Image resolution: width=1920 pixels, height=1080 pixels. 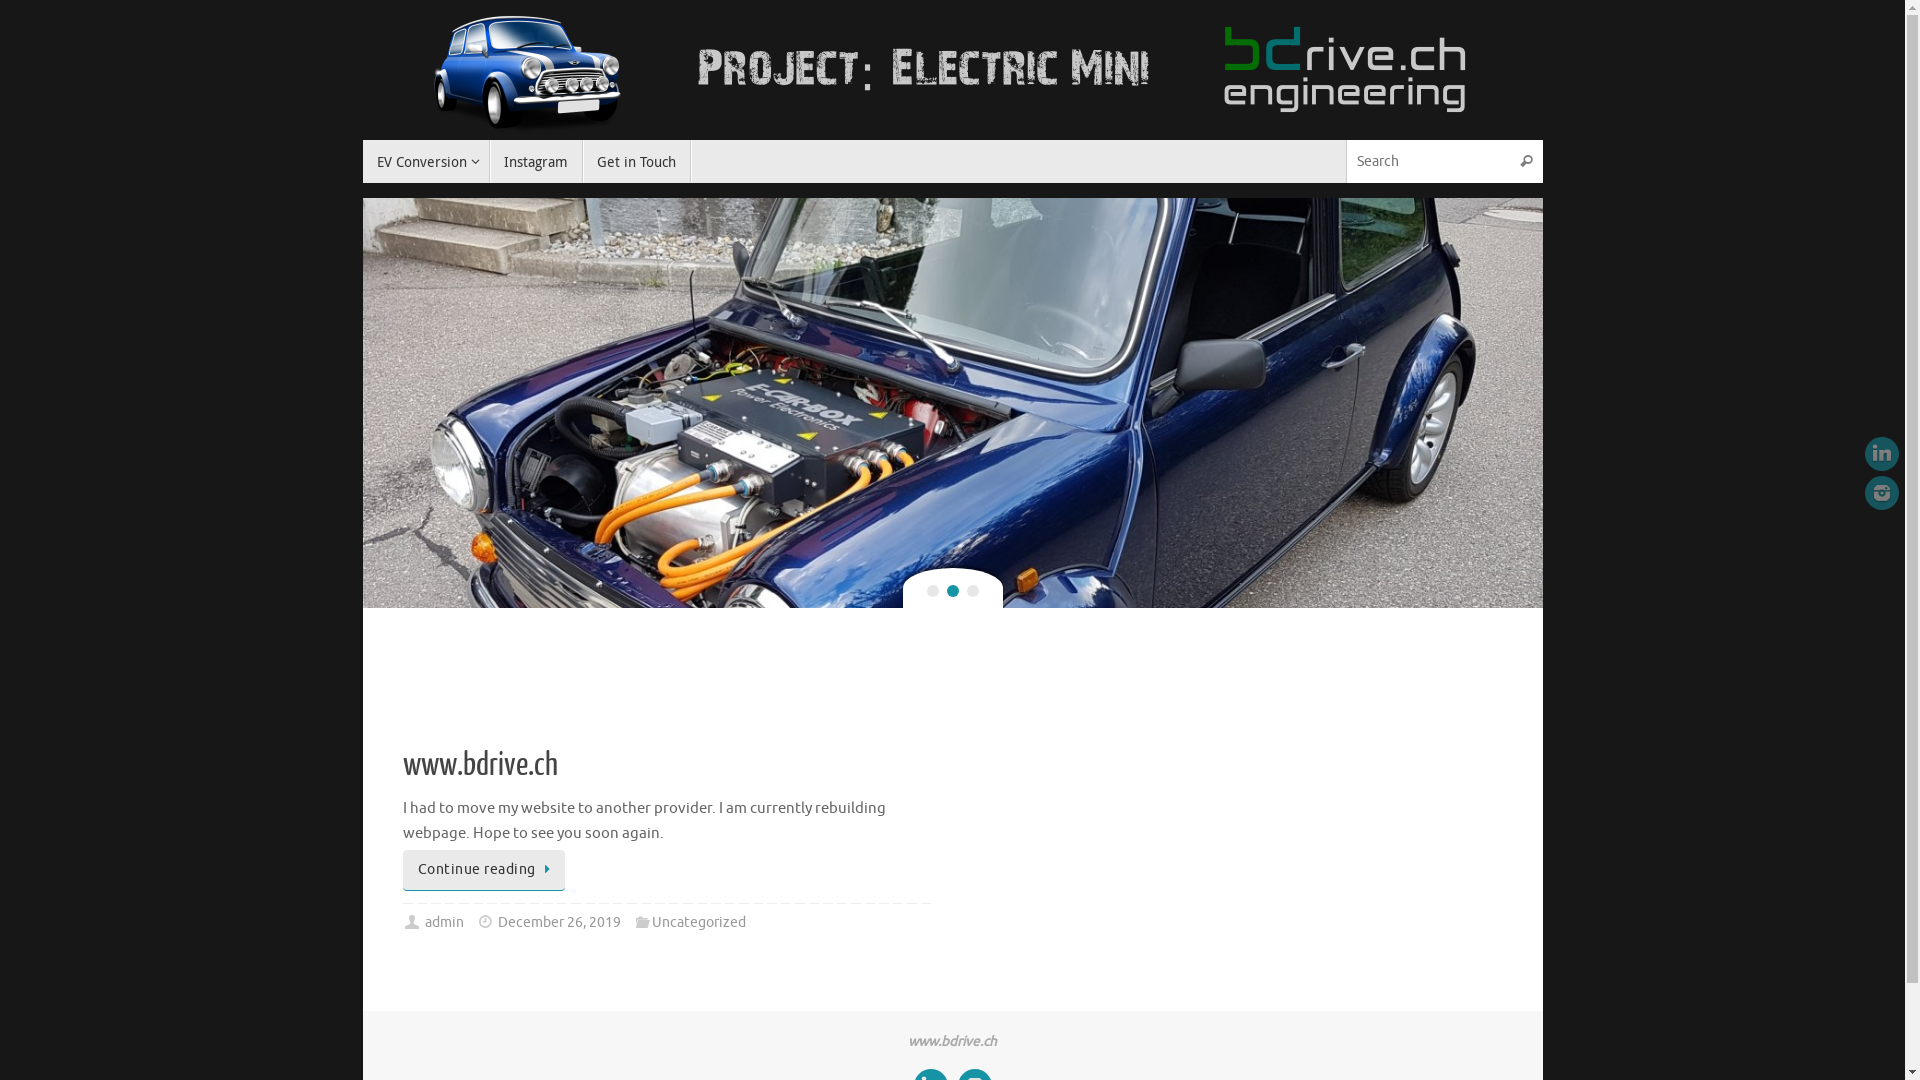 What do you see at coordinates (636, 160) in the screenshot?
I see `'Get in Touch'` at bounding box center [636, 160].